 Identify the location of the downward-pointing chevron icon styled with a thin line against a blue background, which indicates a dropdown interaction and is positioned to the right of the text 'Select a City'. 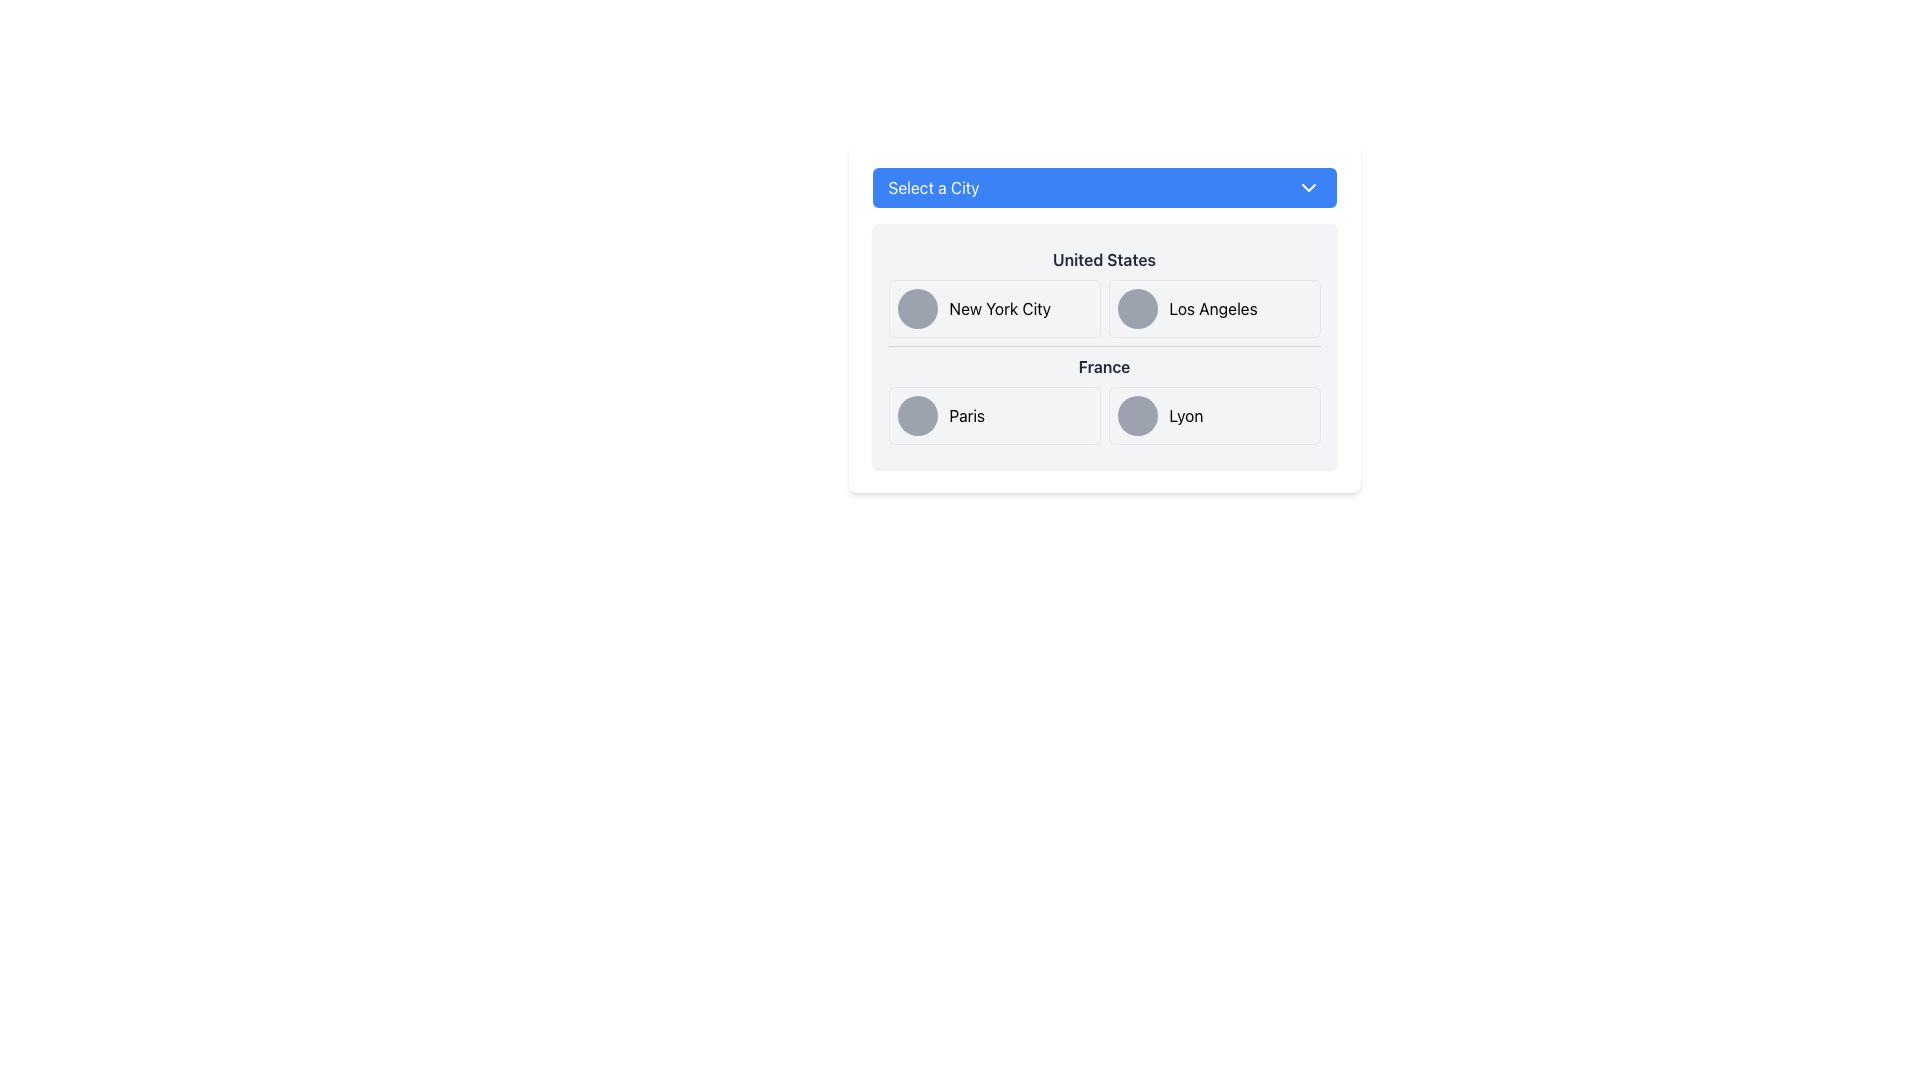
(1308, 188).